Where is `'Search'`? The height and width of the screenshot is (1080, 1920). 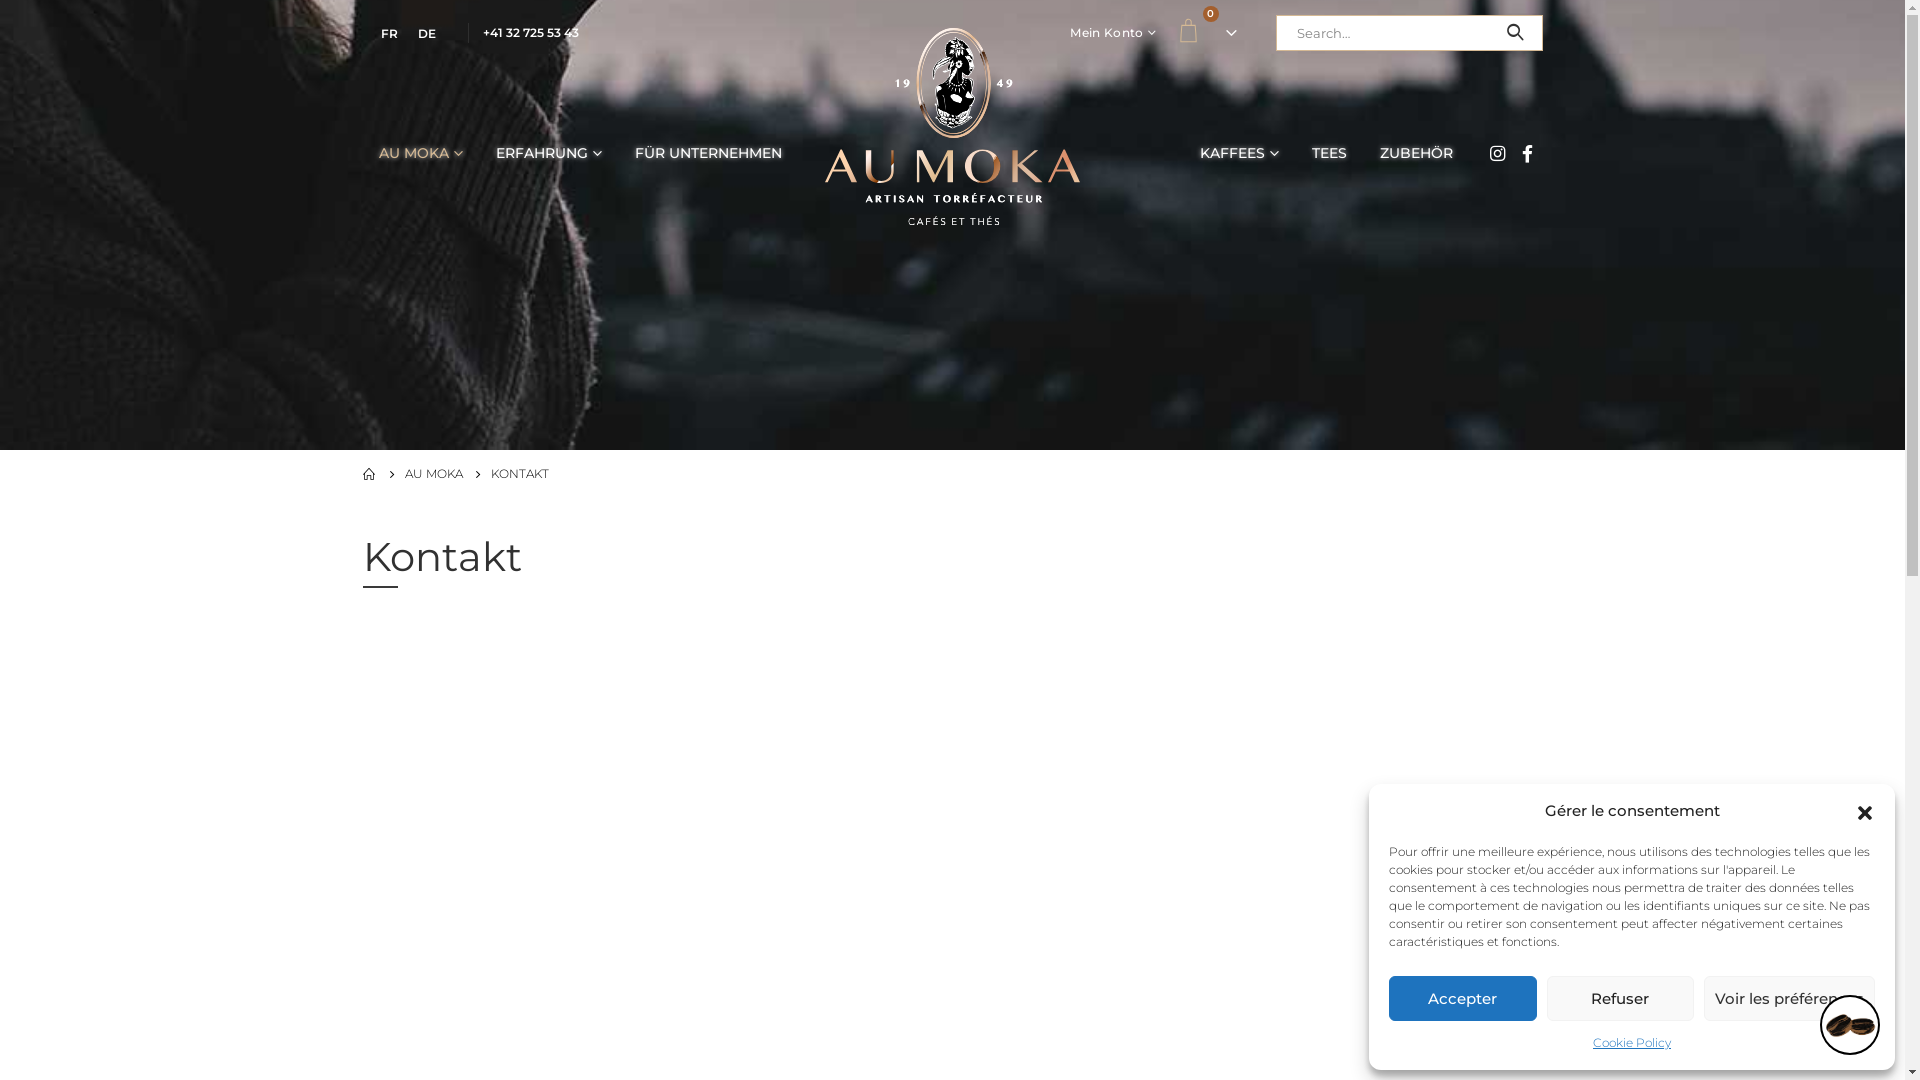
'Search' is located at coordinates (1515, 33).